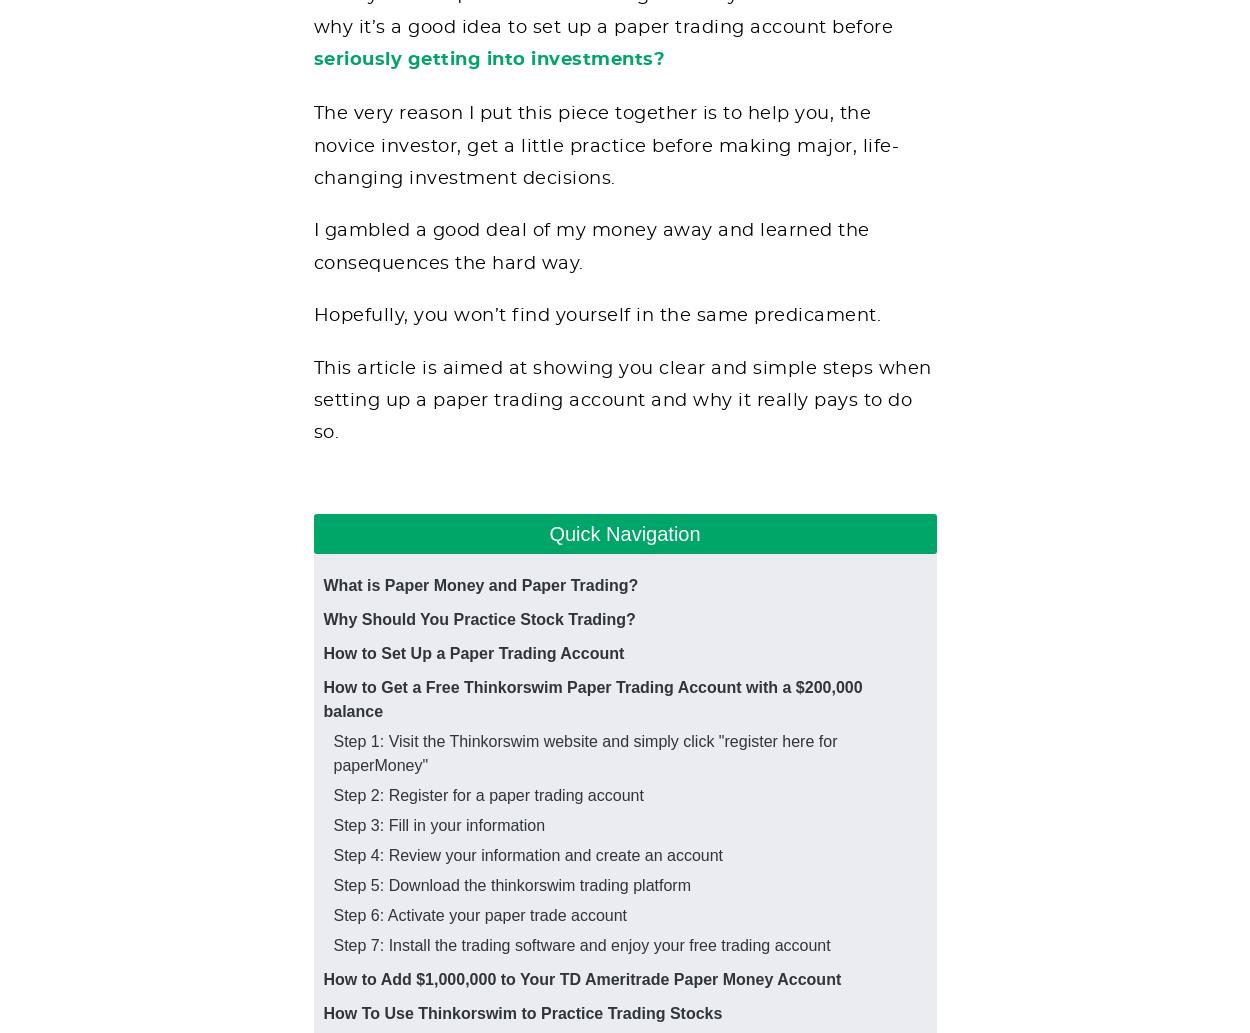 This screenshot has height=1033, width=1250. Describe the element at coordinates (472, 651) in the screenshot. I see `'How to Set Up a Paper Trading Account'` at that location.